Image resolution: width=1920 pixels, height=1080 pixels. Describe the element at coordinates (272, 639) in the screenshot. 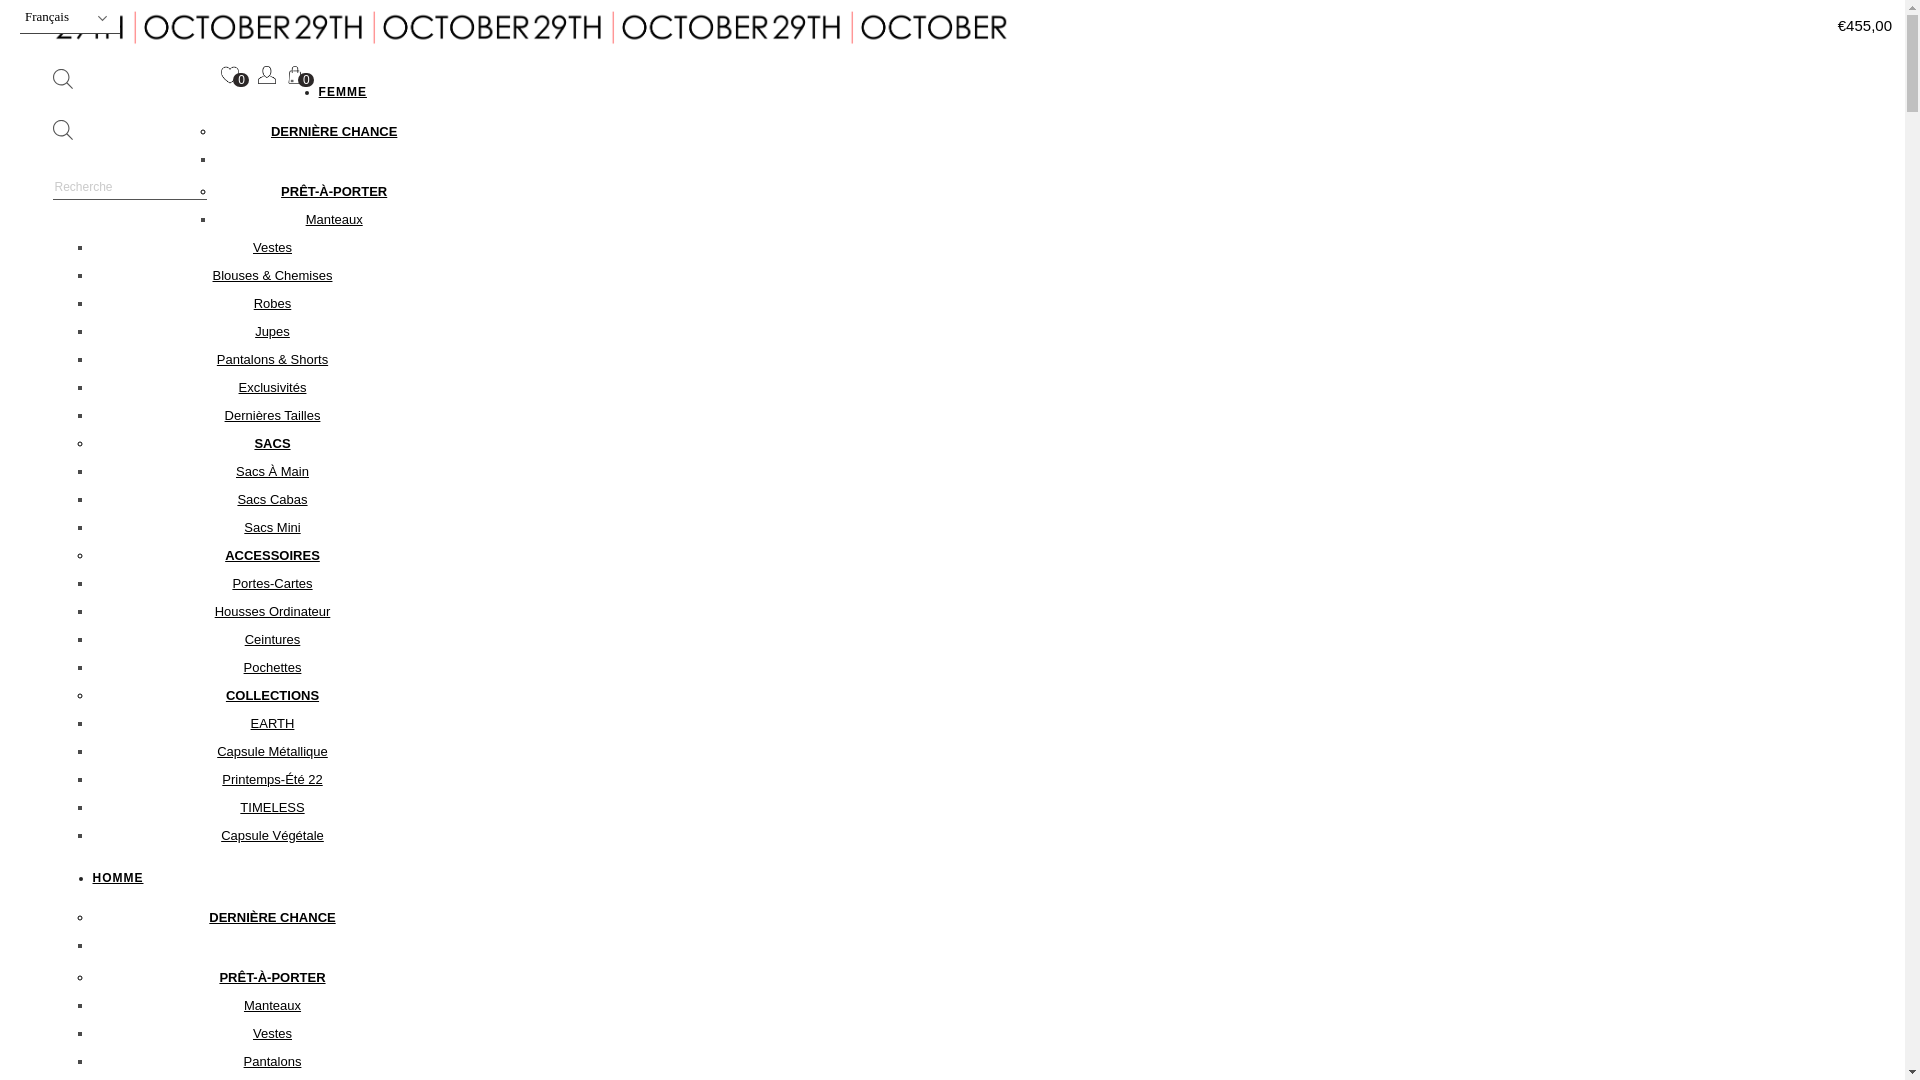

I see `'Ceintures'` at that location.